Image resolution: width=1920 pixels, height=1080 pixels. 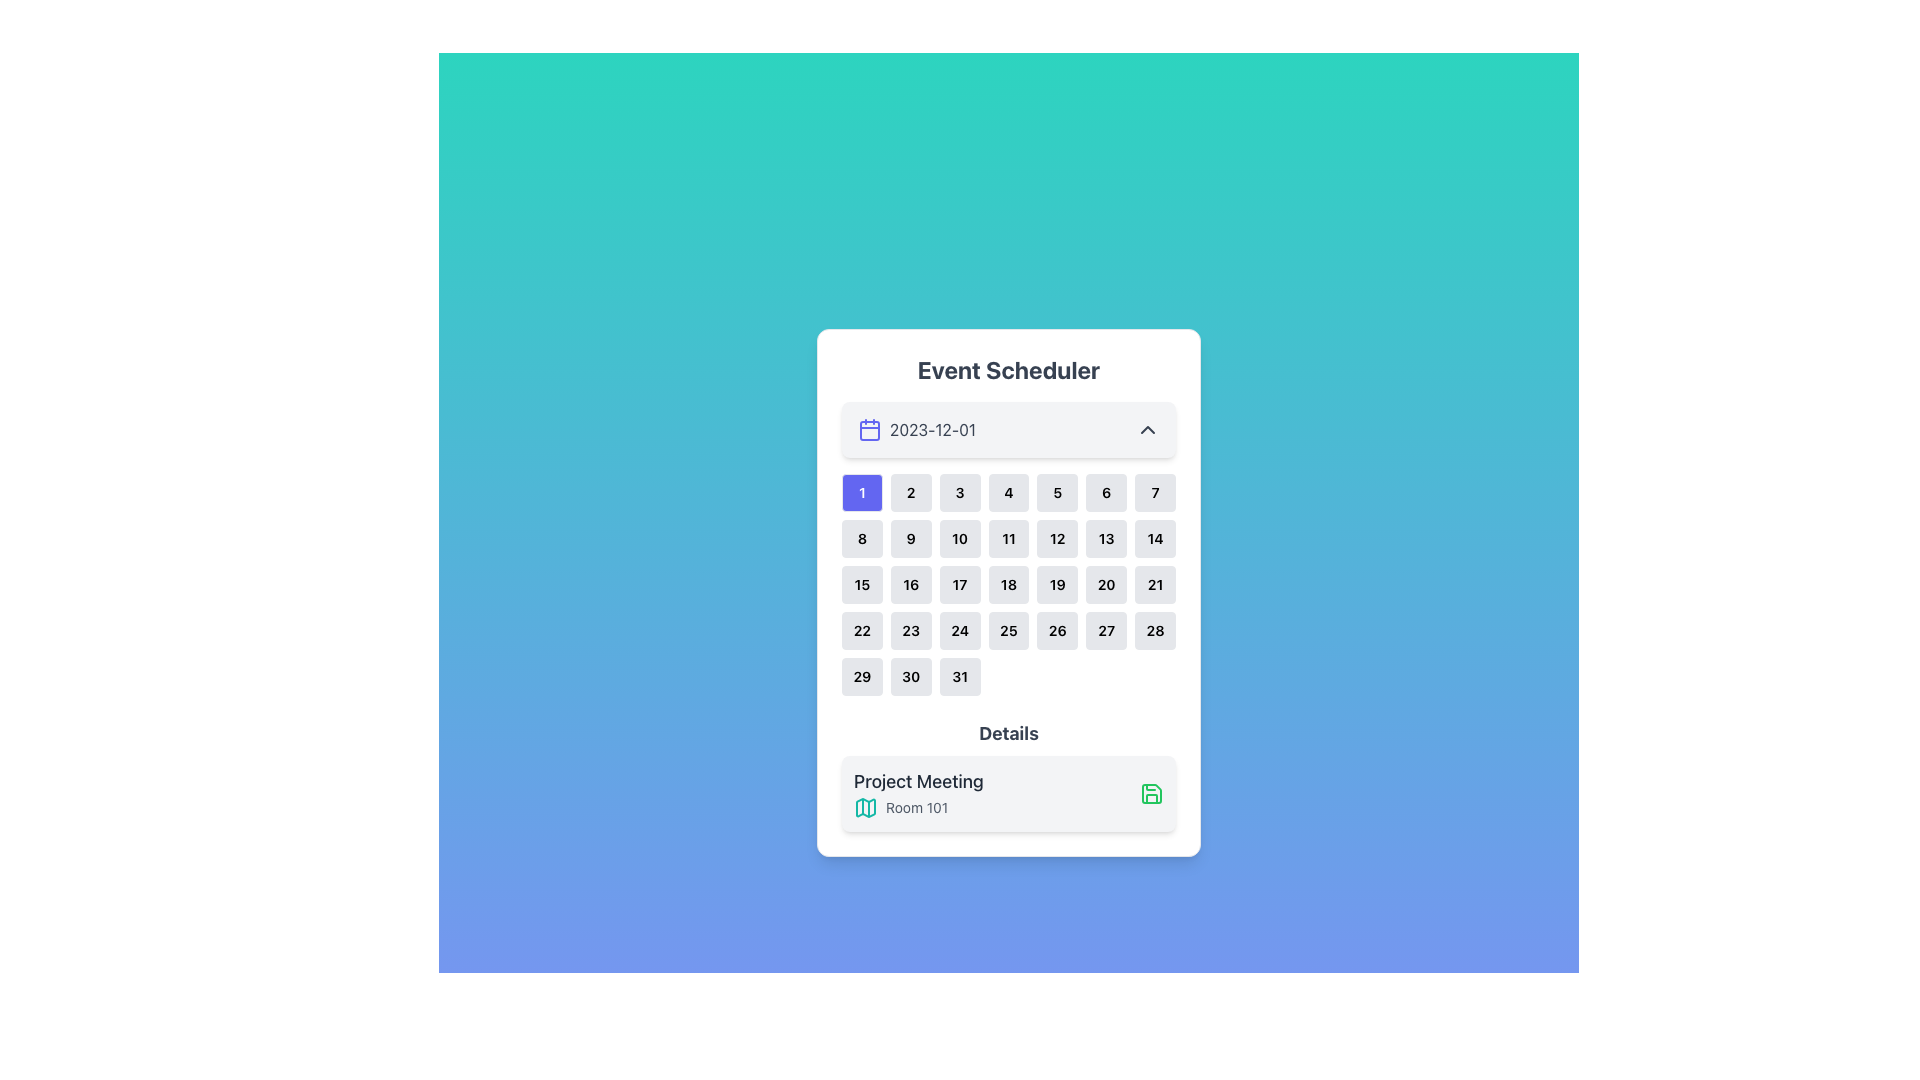 I want to click on the button representing the 17th day of the month in the calendar interface, so click(x=960, y=585).